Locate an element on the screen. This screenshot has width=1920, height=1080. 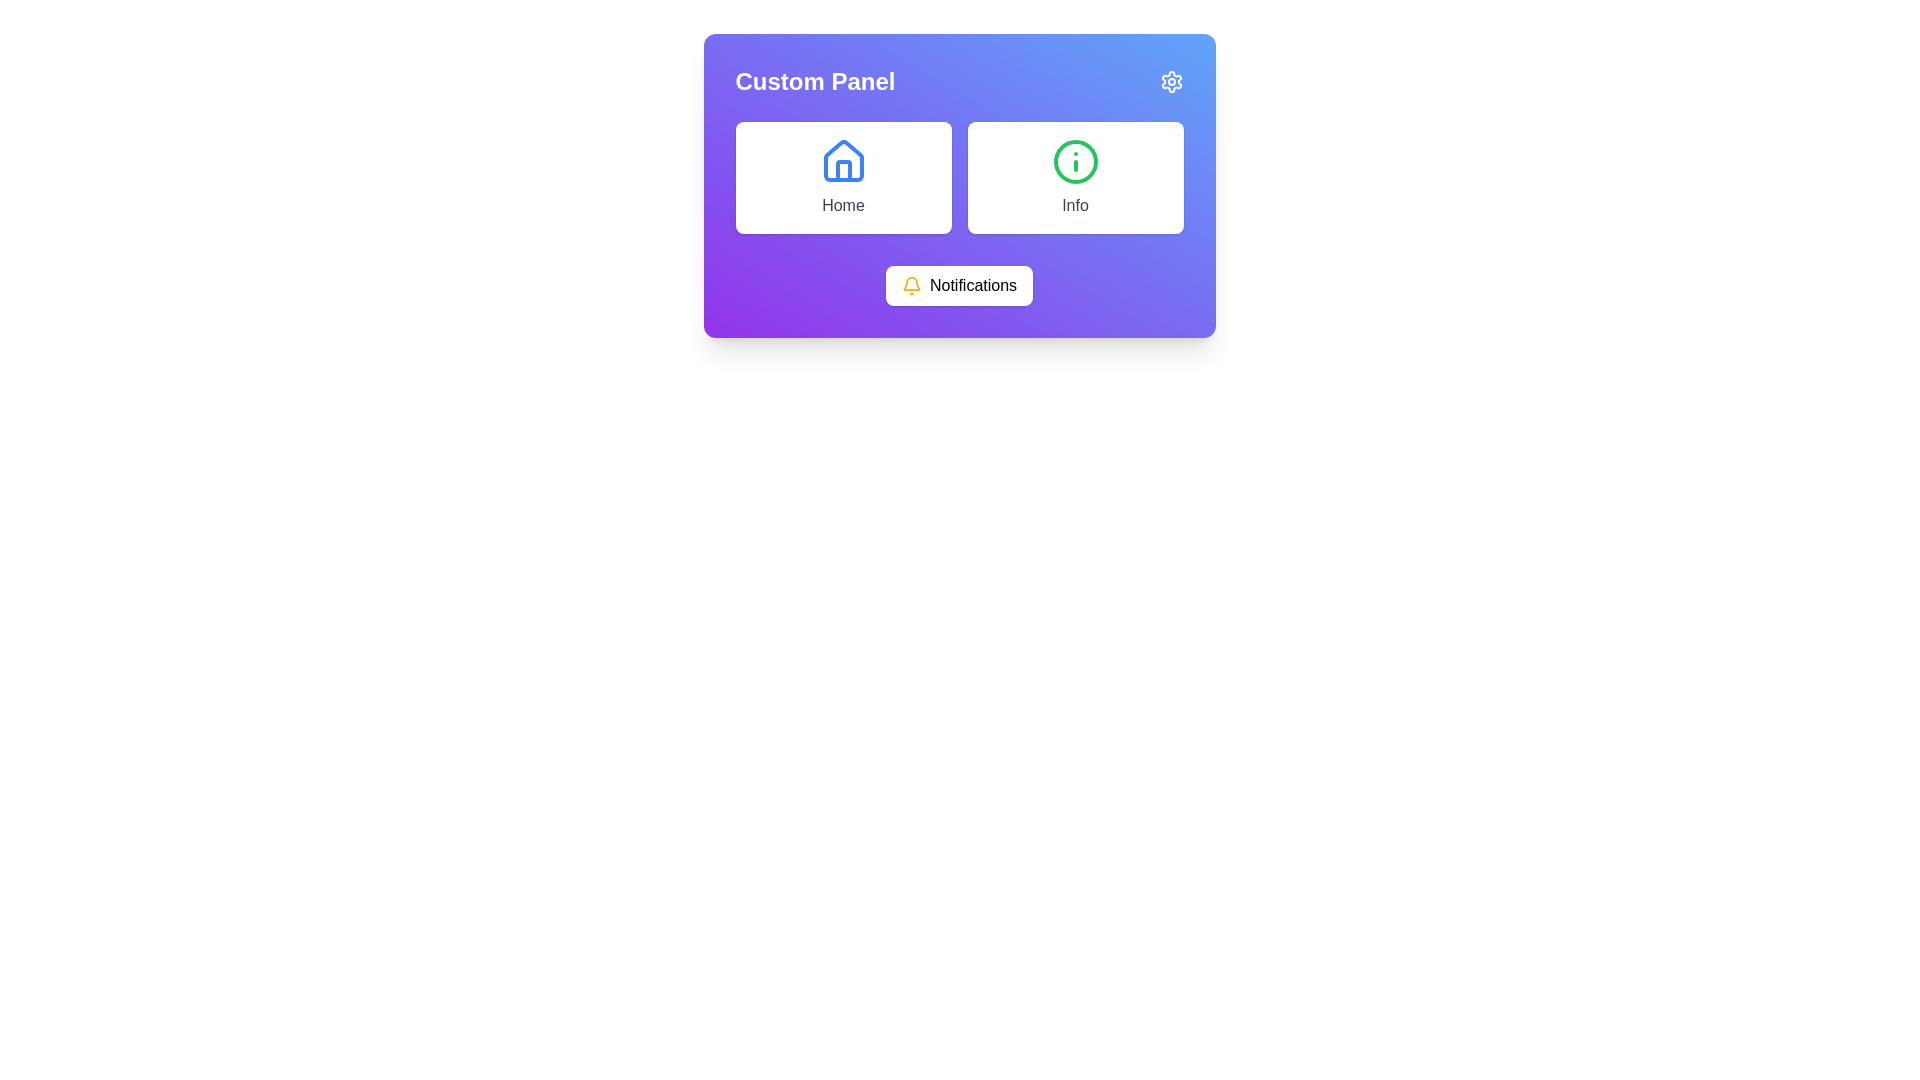
the settings icon button located at the top-right corner of the 'Custom Panel' is located at coordinates (1171, 80).